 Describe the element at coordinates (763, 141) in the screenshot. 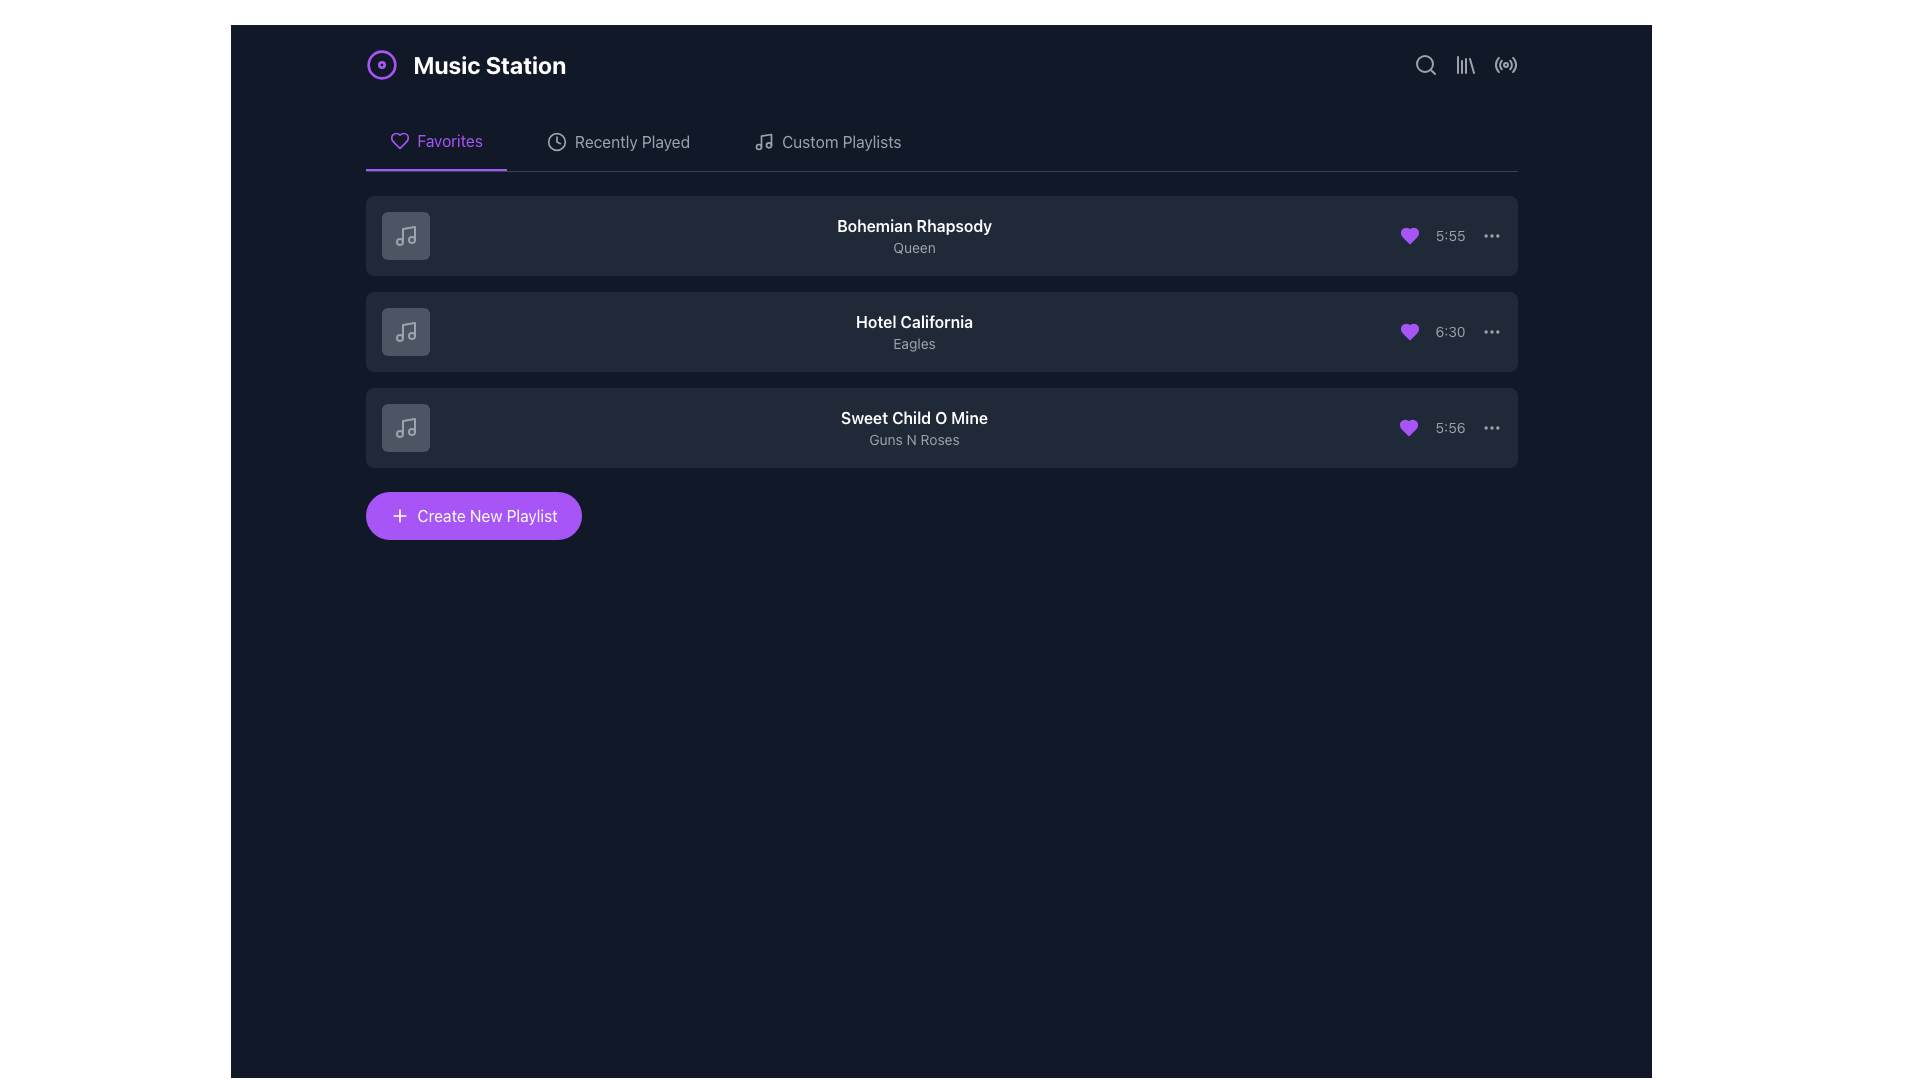

I see `the icon representing the 'Custom Playlists' section, which is positioned to the left of the text label 'Custom Playlists'` at that location.